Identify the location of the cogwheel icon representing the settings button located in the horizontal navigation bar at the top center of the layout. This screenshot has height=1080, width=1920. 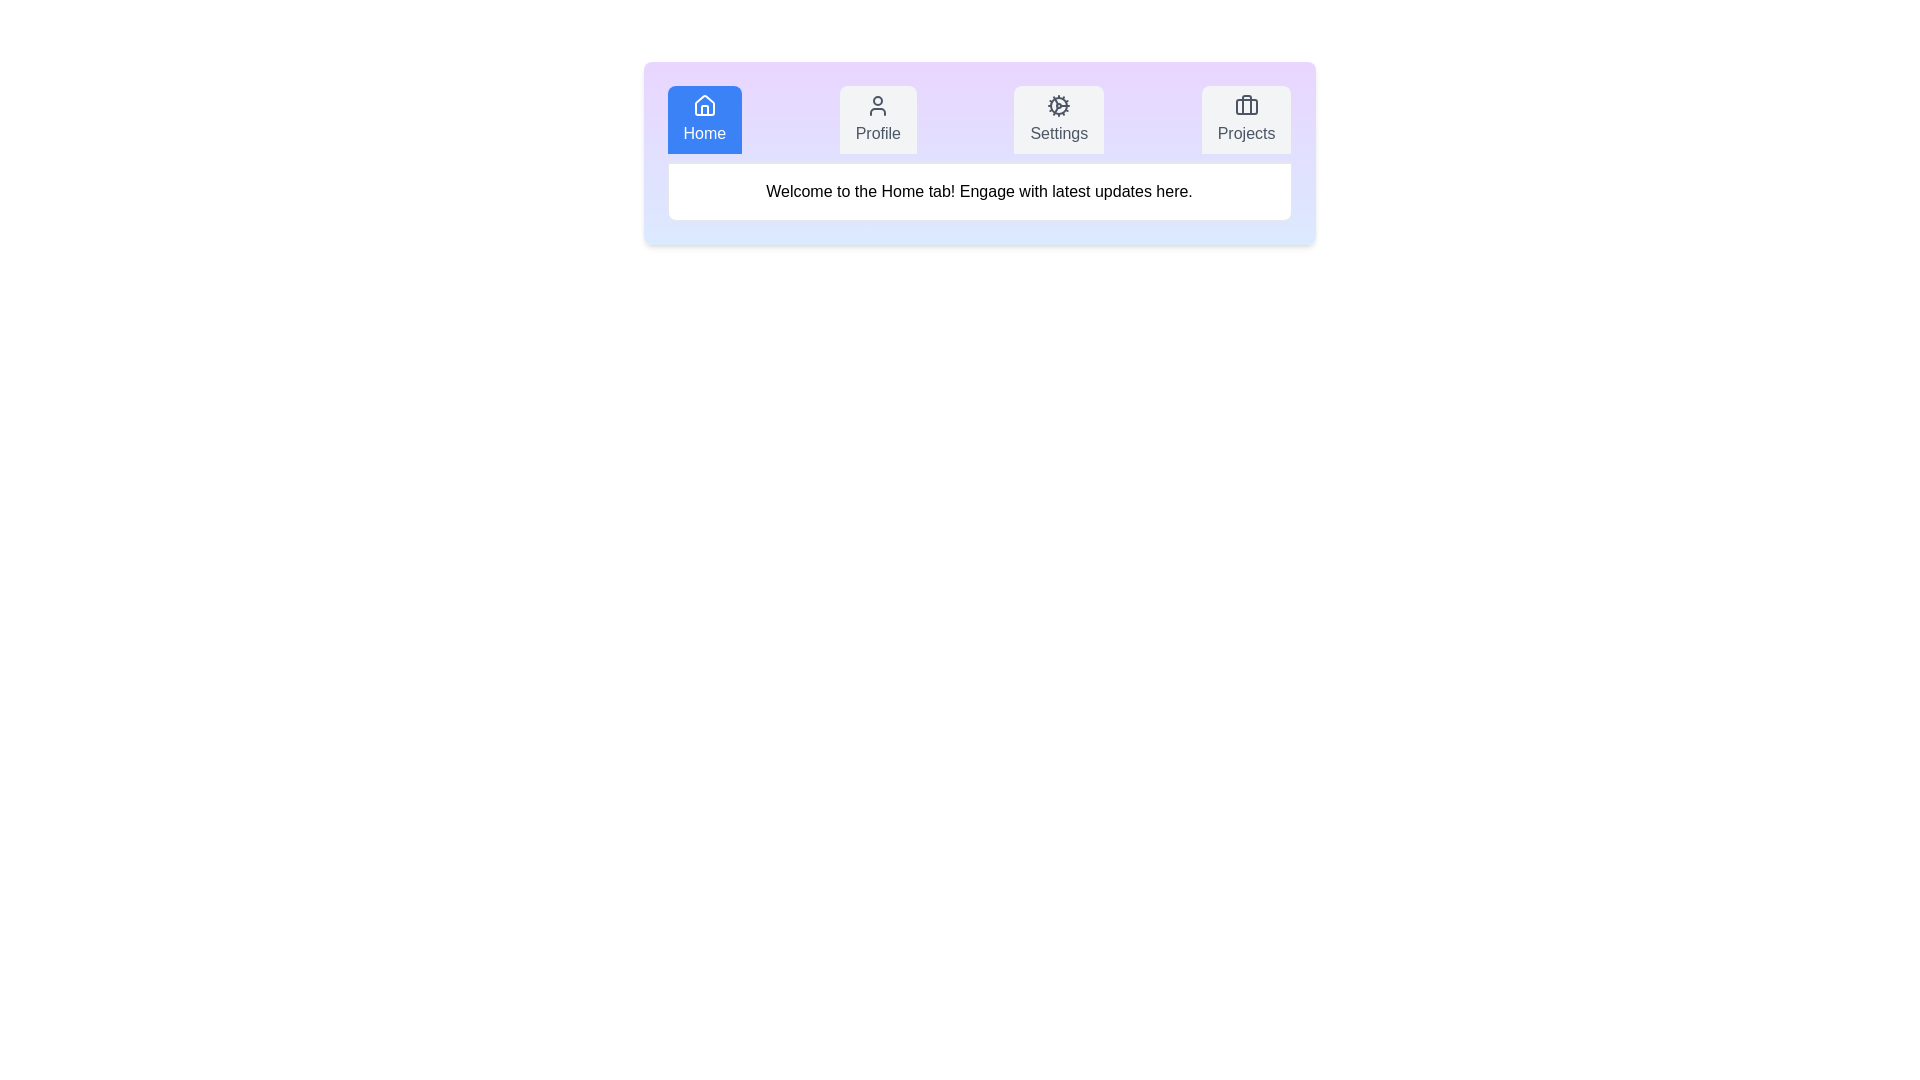
(1058, 105).